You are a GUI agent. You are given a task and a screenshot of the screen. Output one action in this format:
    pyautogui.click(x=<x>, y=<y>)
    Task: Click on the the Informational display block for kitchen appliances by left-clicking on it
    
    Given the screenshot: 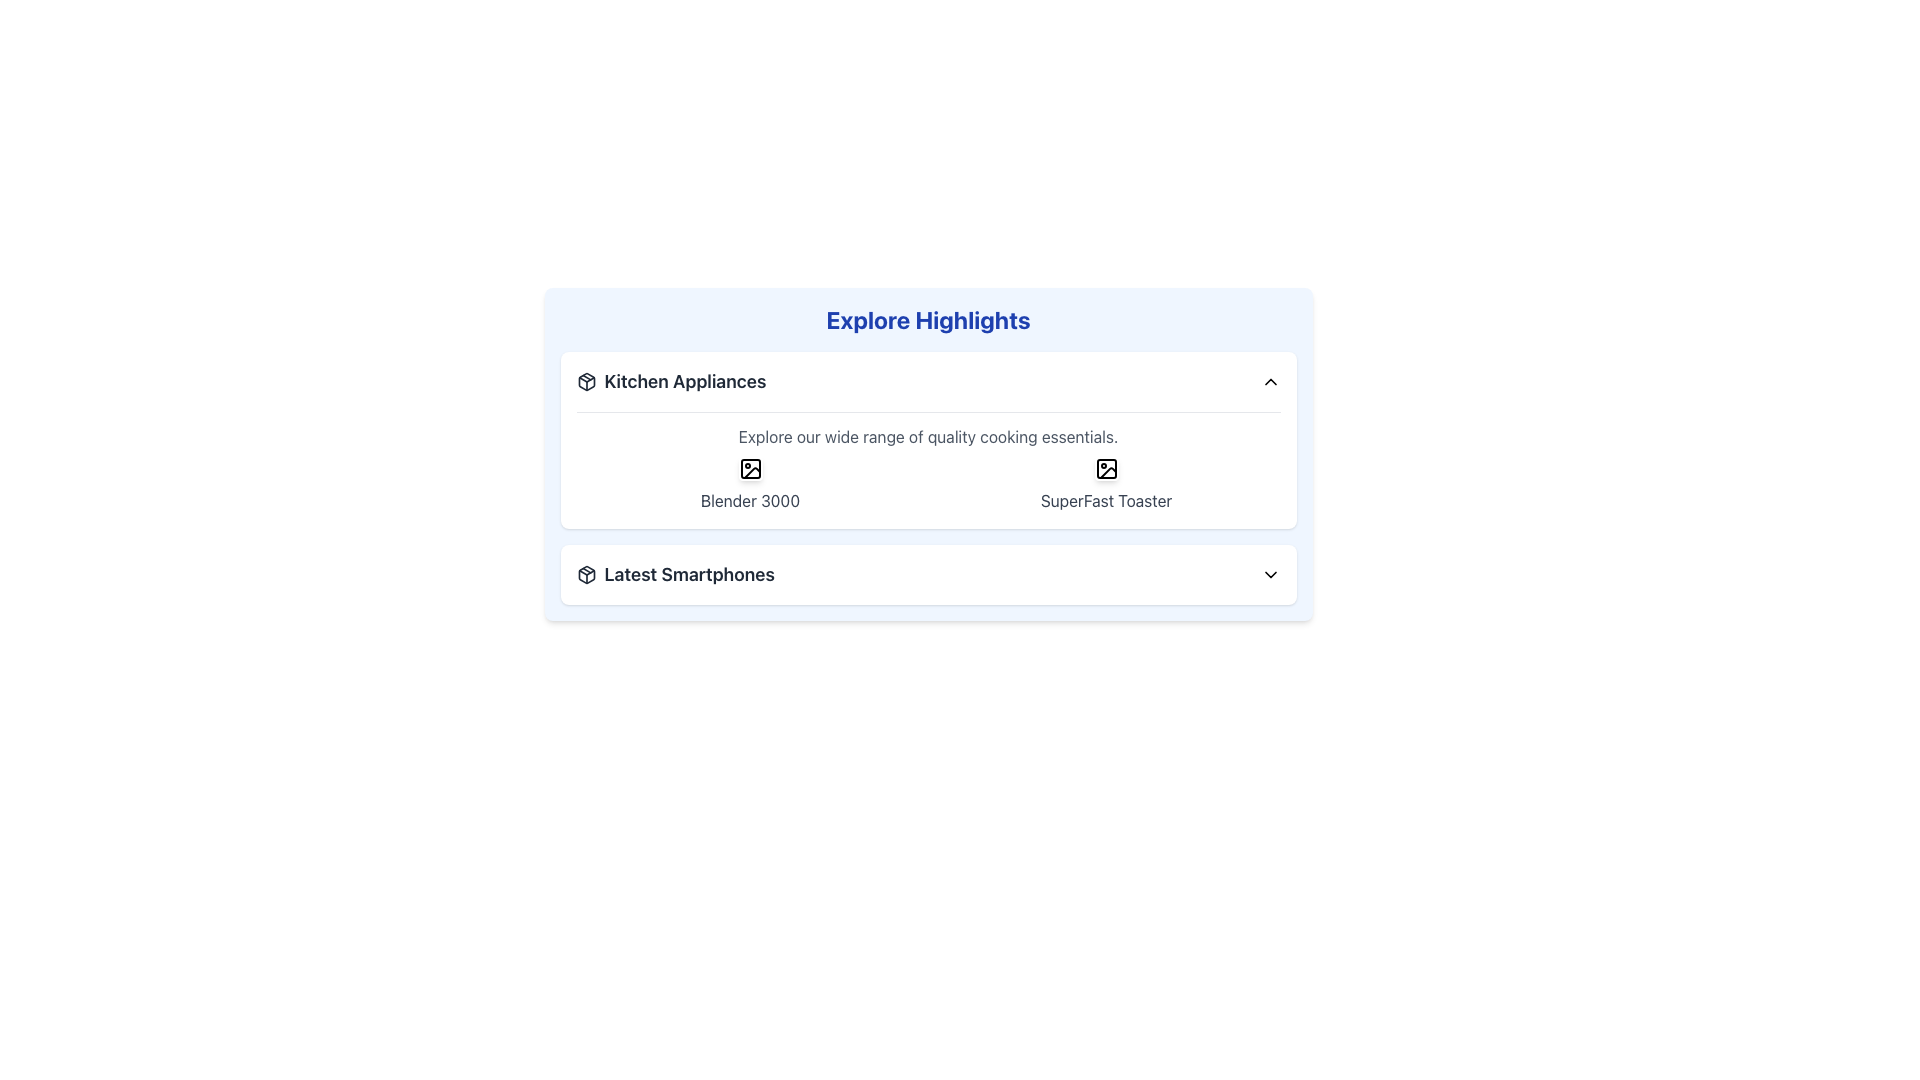 What is the action you would take?
    pyautogui.click(x=927, y=462)
    